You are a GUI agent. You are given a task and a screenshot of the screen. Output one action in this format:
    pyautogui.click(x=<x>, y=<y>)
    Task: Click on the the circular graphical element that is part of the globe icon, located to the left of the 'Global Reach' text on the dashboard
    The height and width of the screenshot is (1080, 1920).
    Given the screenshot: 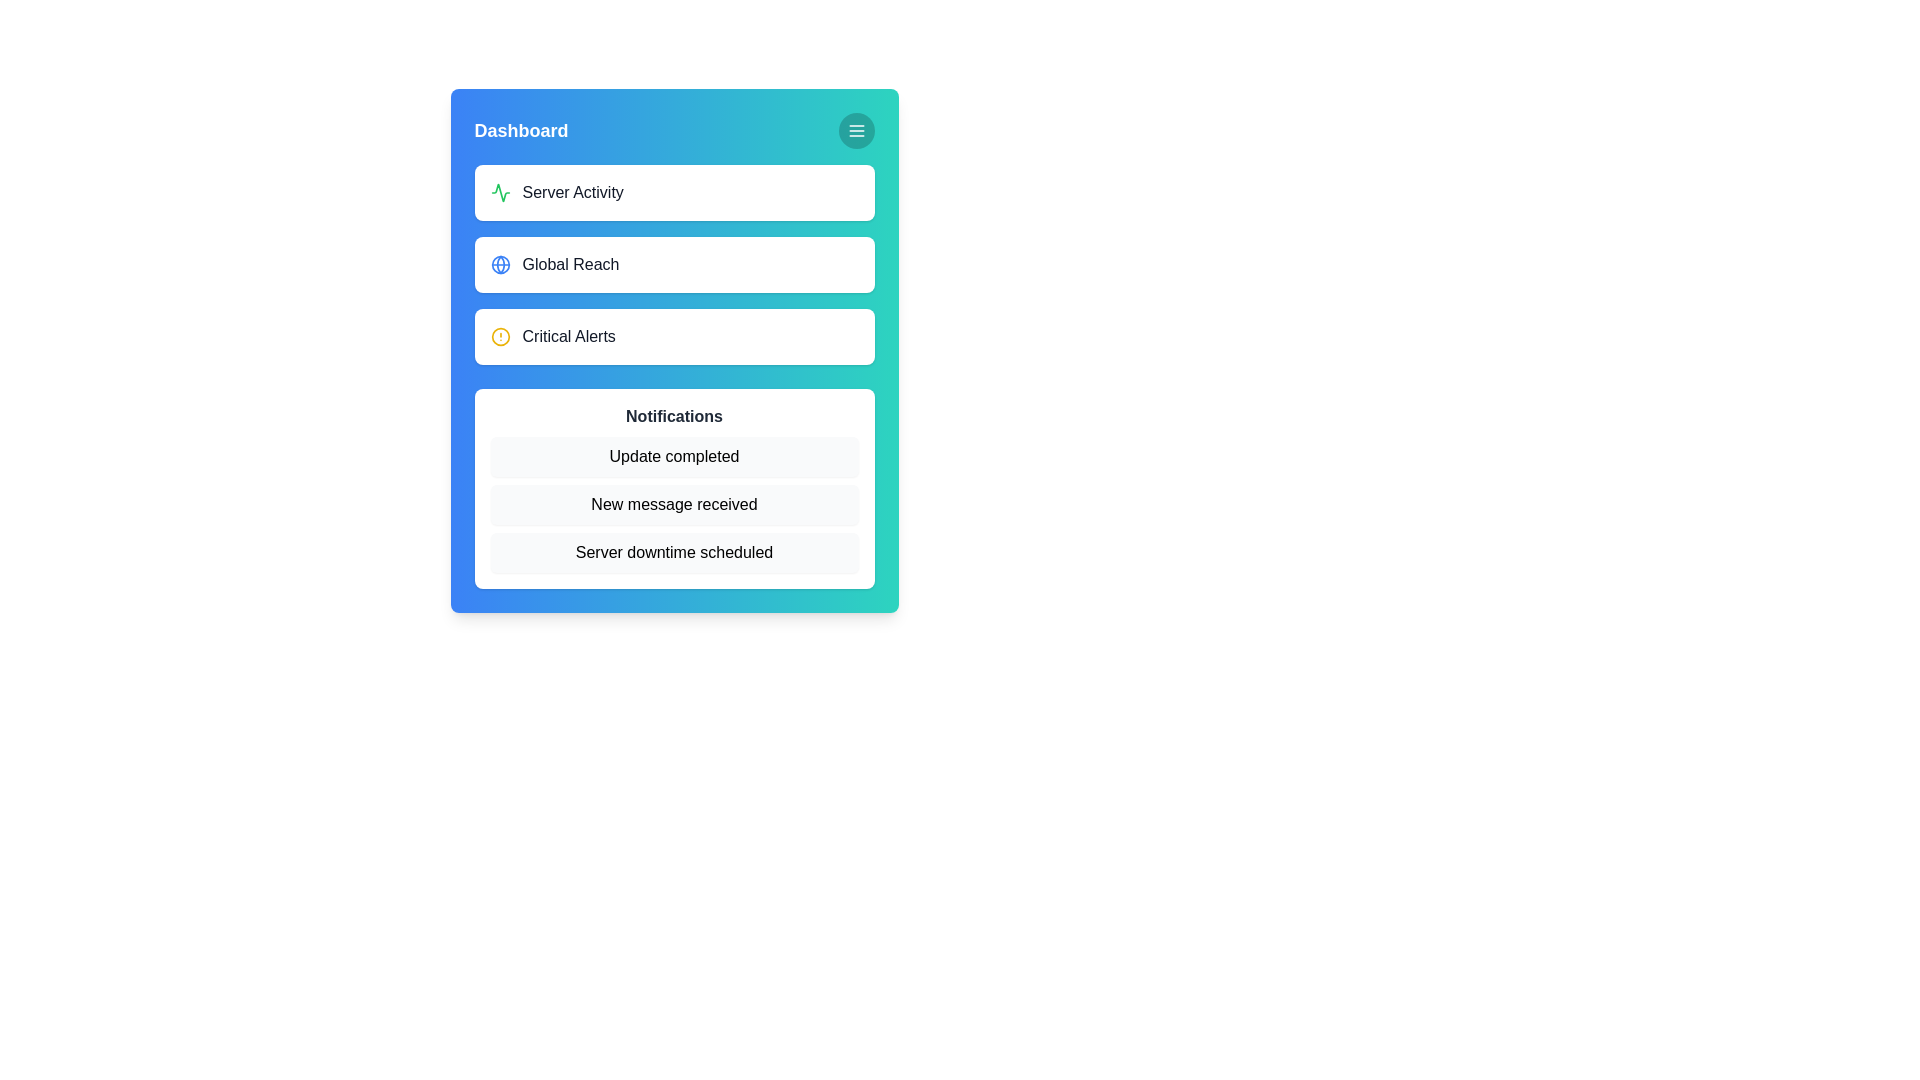 What is the action you would take?
    pyautogui.click(x=500, y=264)
    